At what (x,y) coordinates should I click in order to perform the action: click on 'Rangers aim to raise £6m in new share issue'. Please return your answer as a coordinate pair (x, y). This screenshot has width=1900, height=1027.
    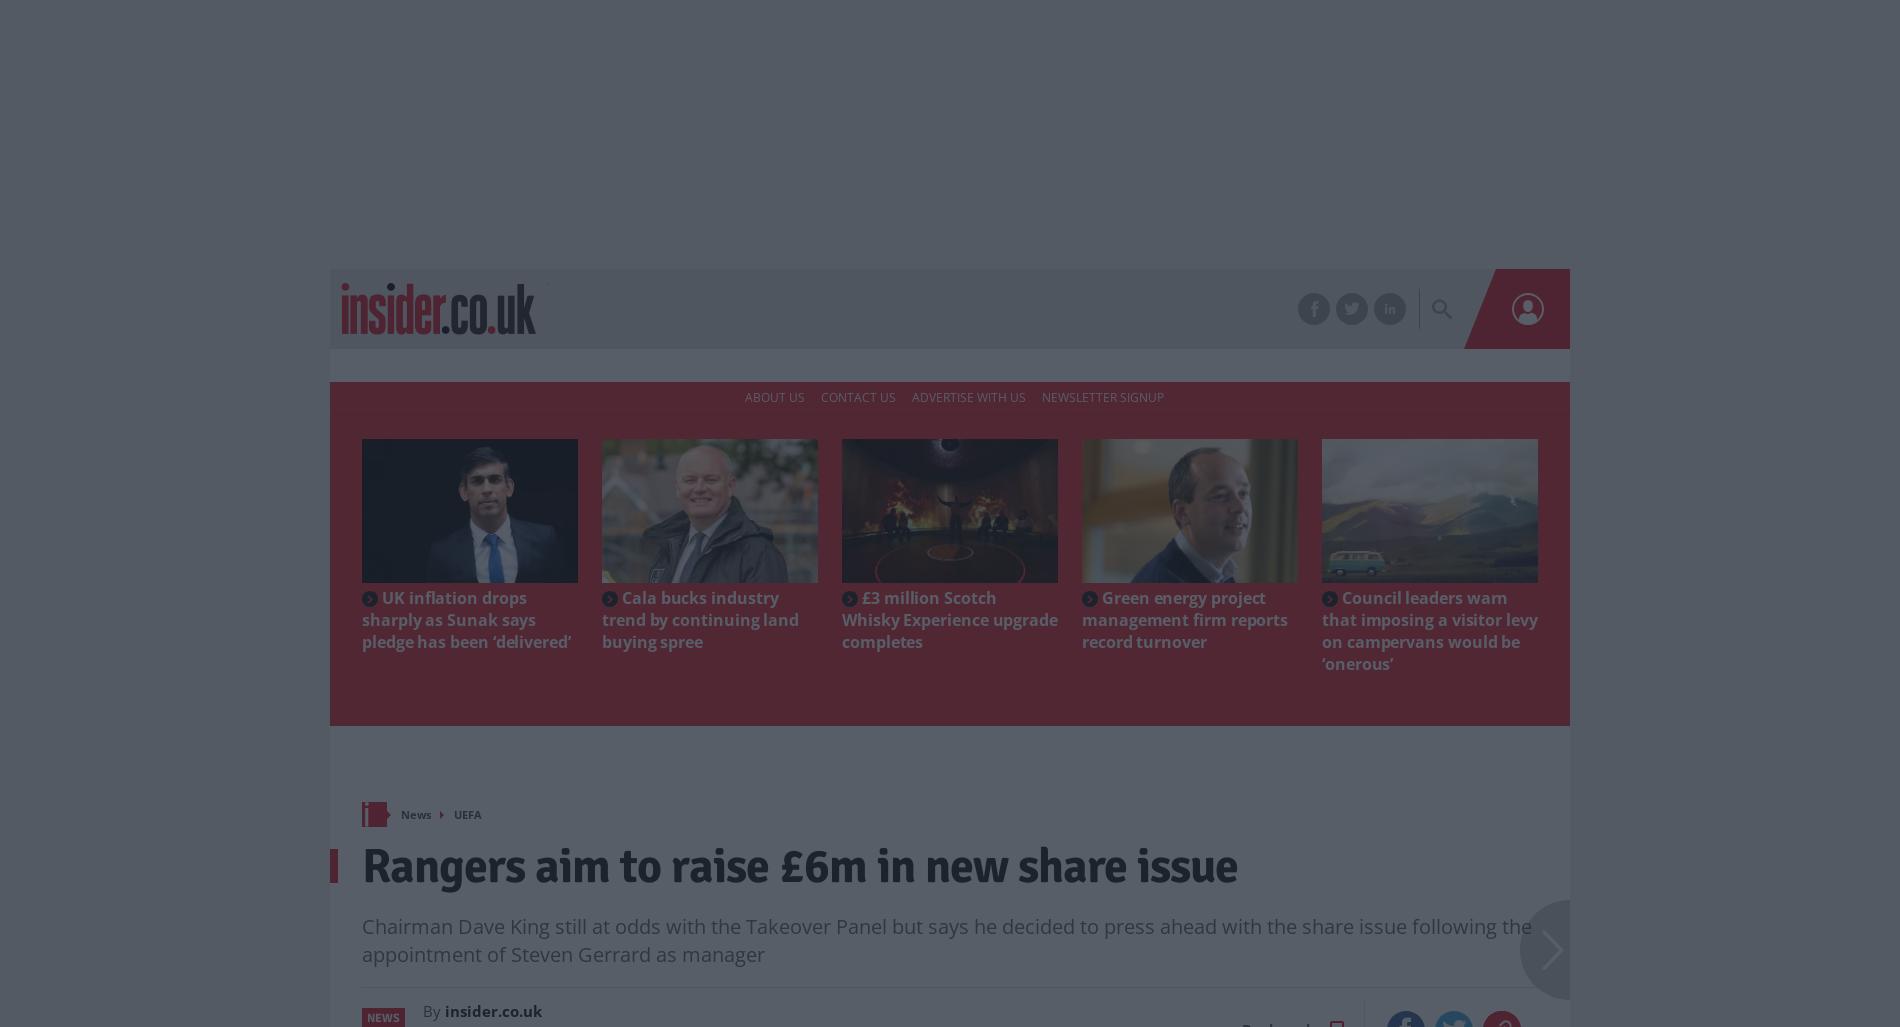
    Looking at the image, I should click on (799, 864).